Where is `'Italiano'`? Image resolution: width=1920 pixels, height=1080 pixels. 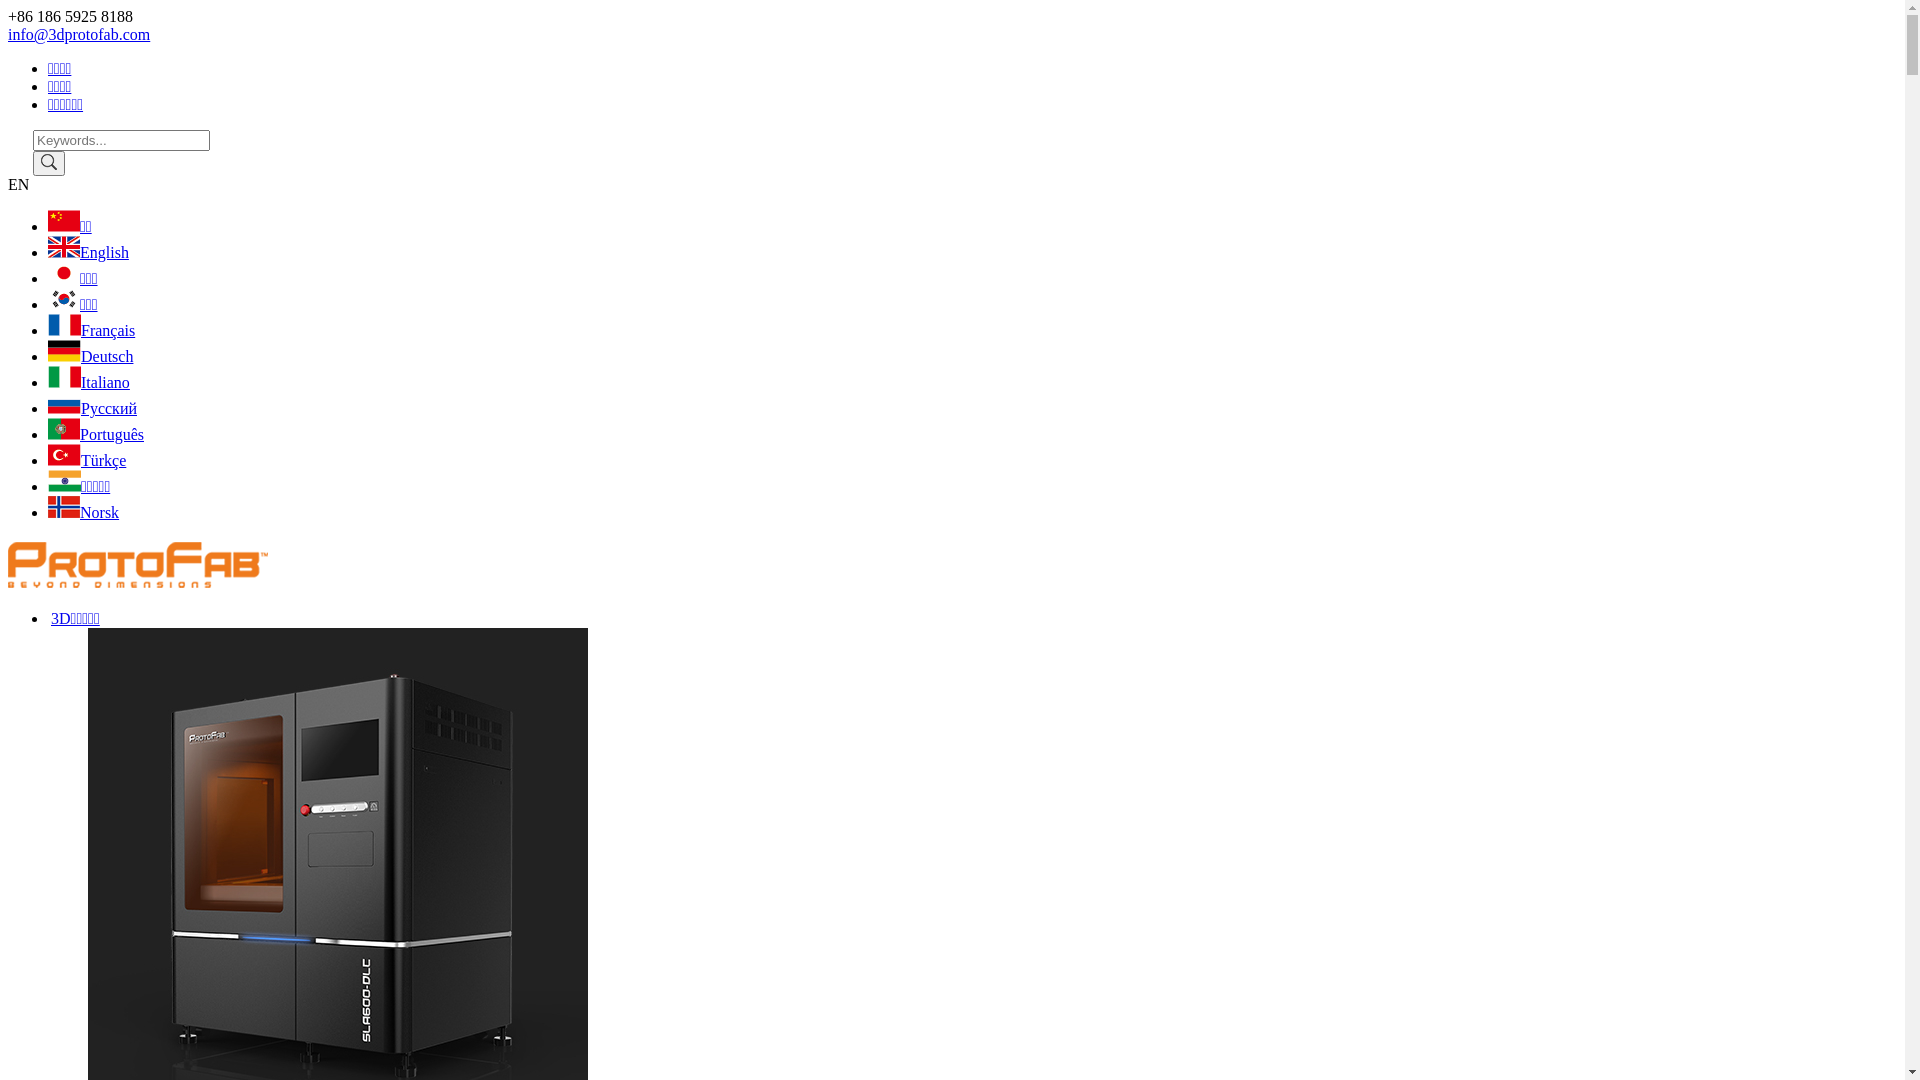 'Italiano' is located at coordinates (48, 382).